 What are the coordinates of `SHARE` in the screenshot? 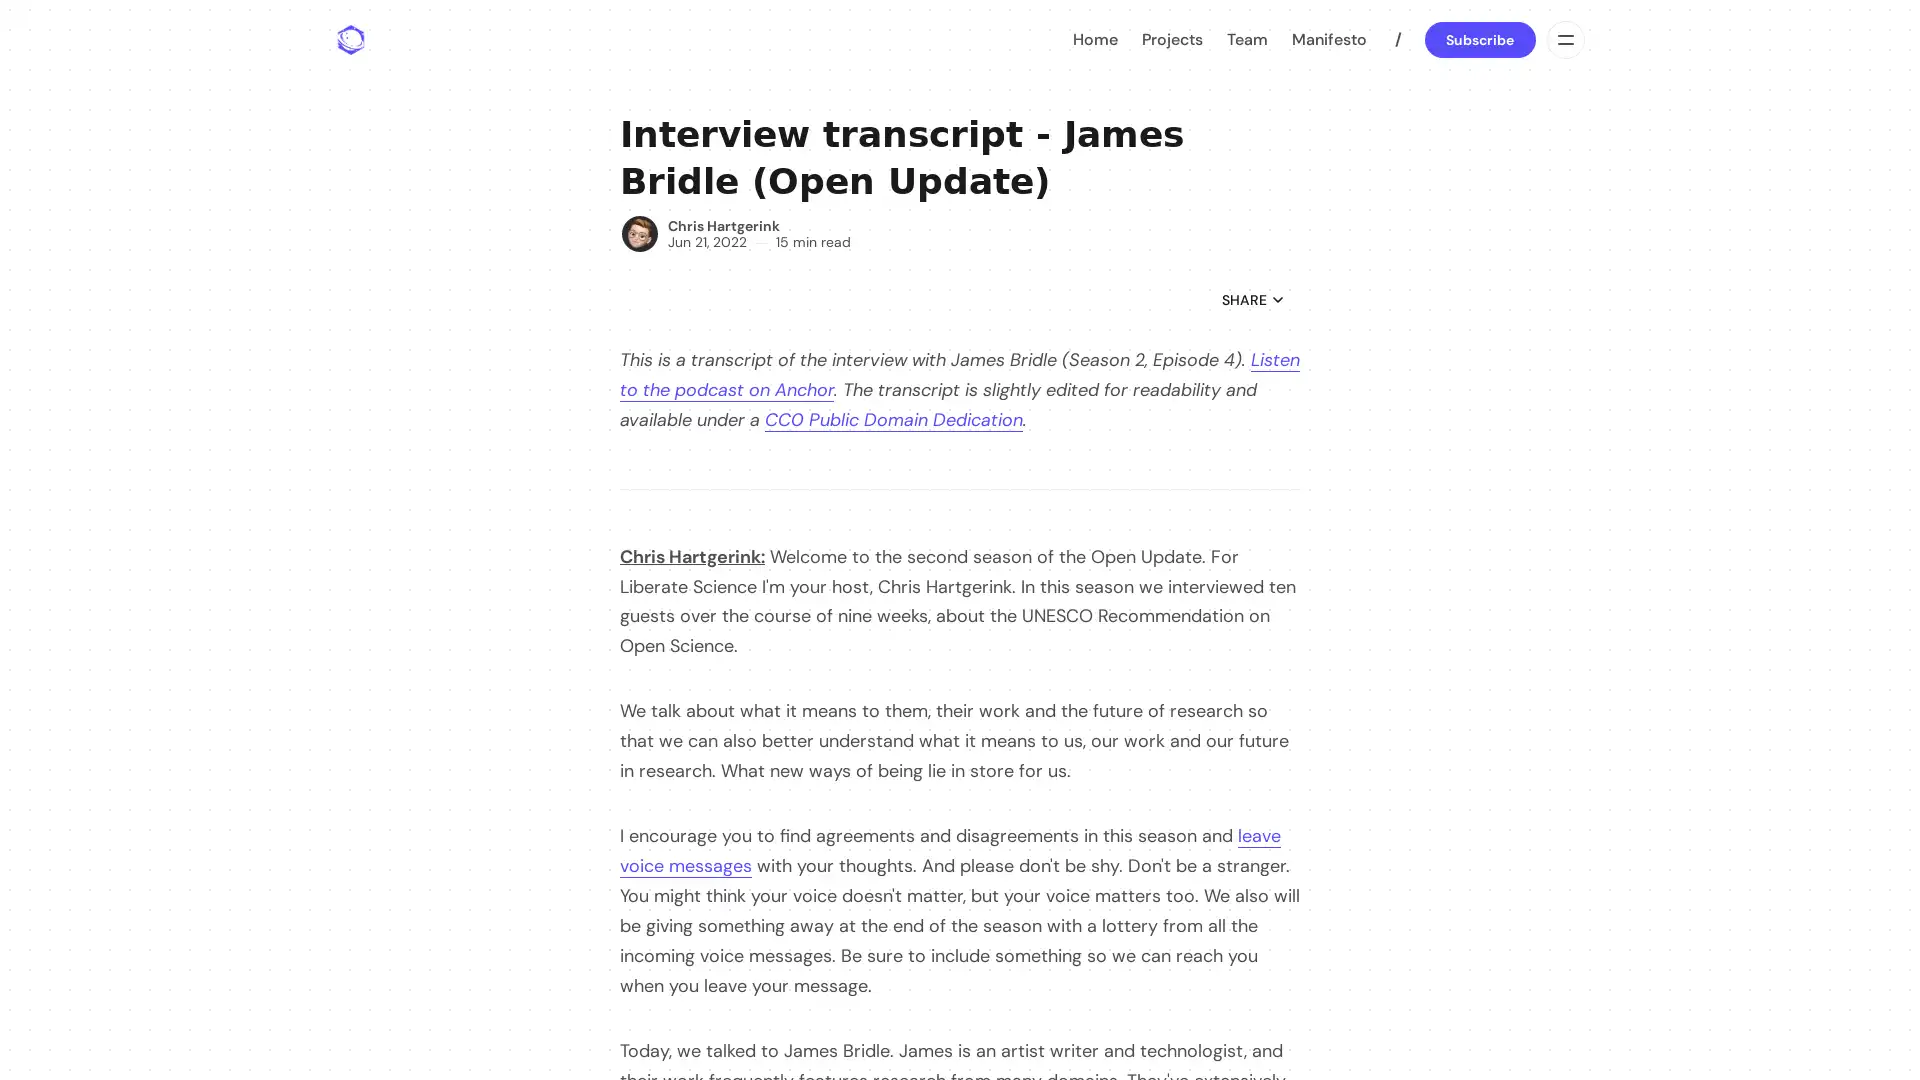 It's located at (1252, 300).